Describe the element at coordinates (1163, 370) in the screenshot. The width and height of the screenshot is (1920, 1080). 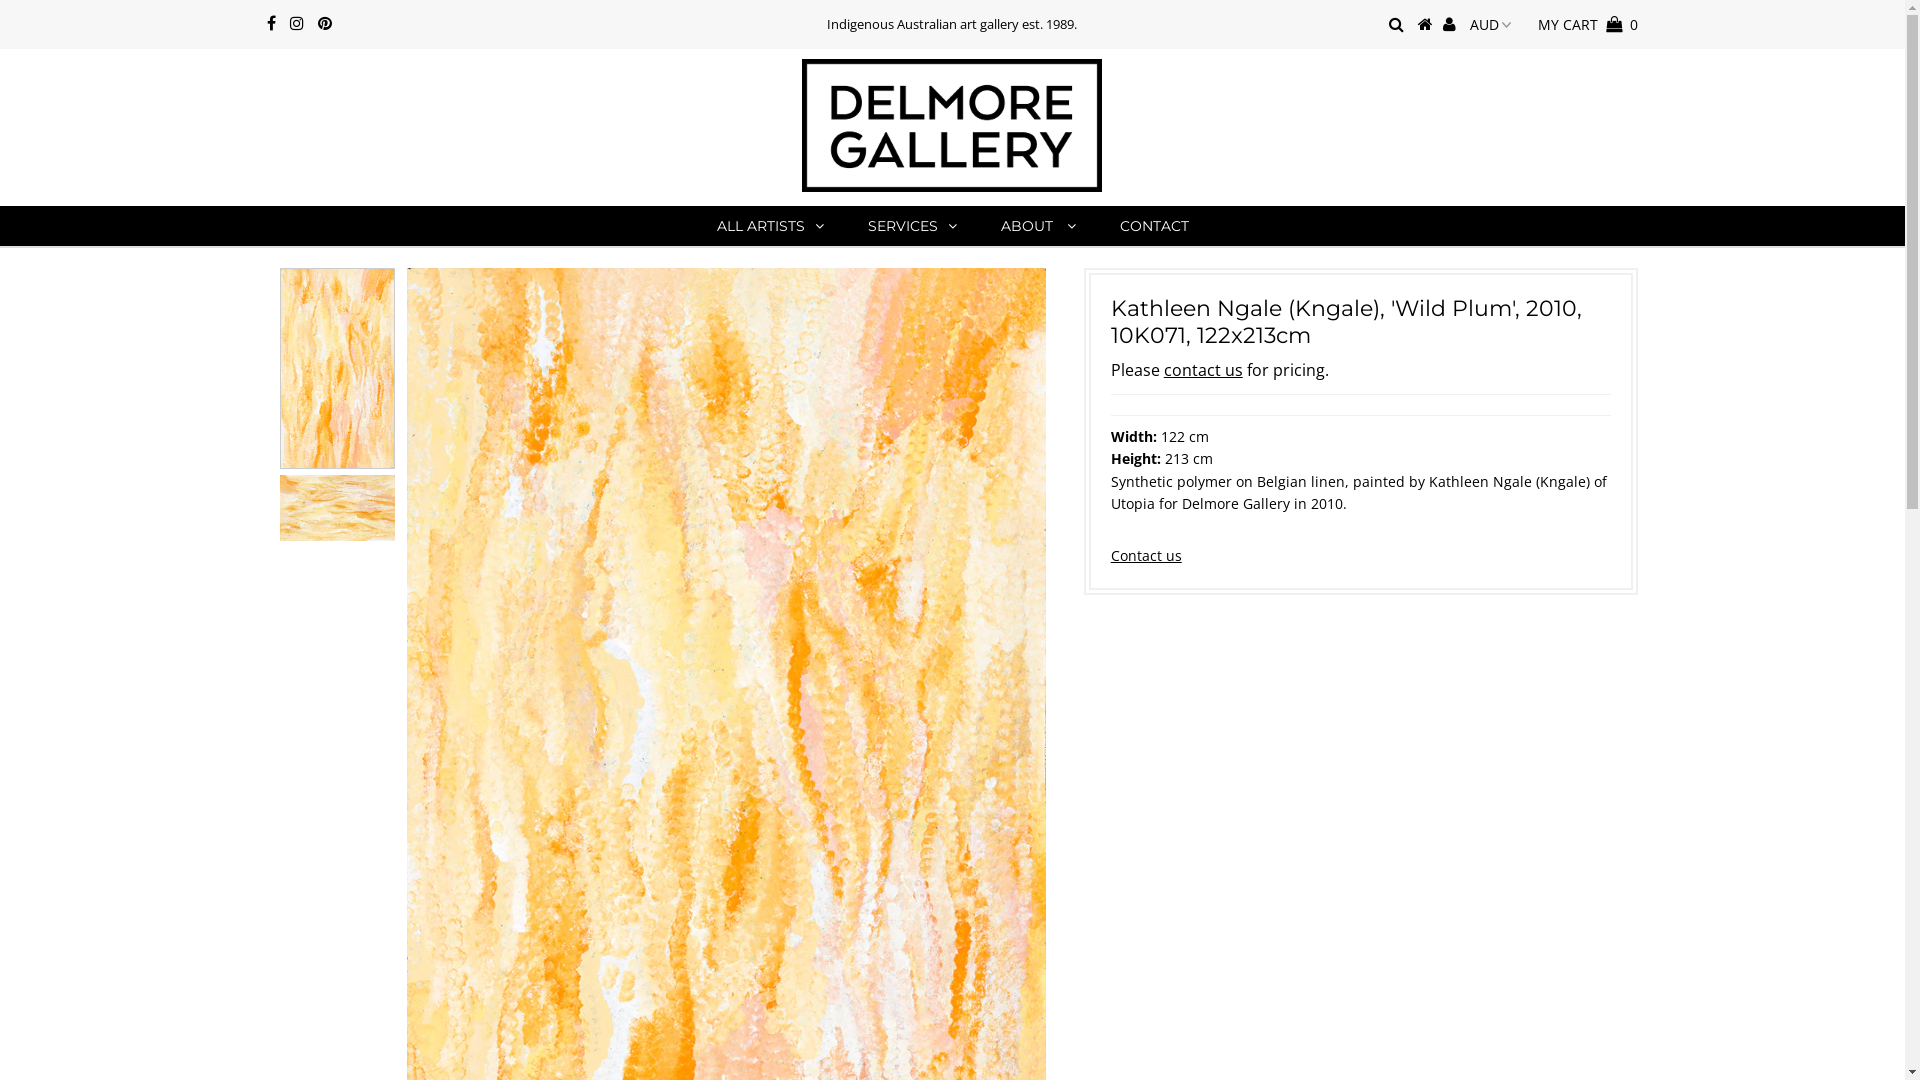
I see `'contact us'` at that location.